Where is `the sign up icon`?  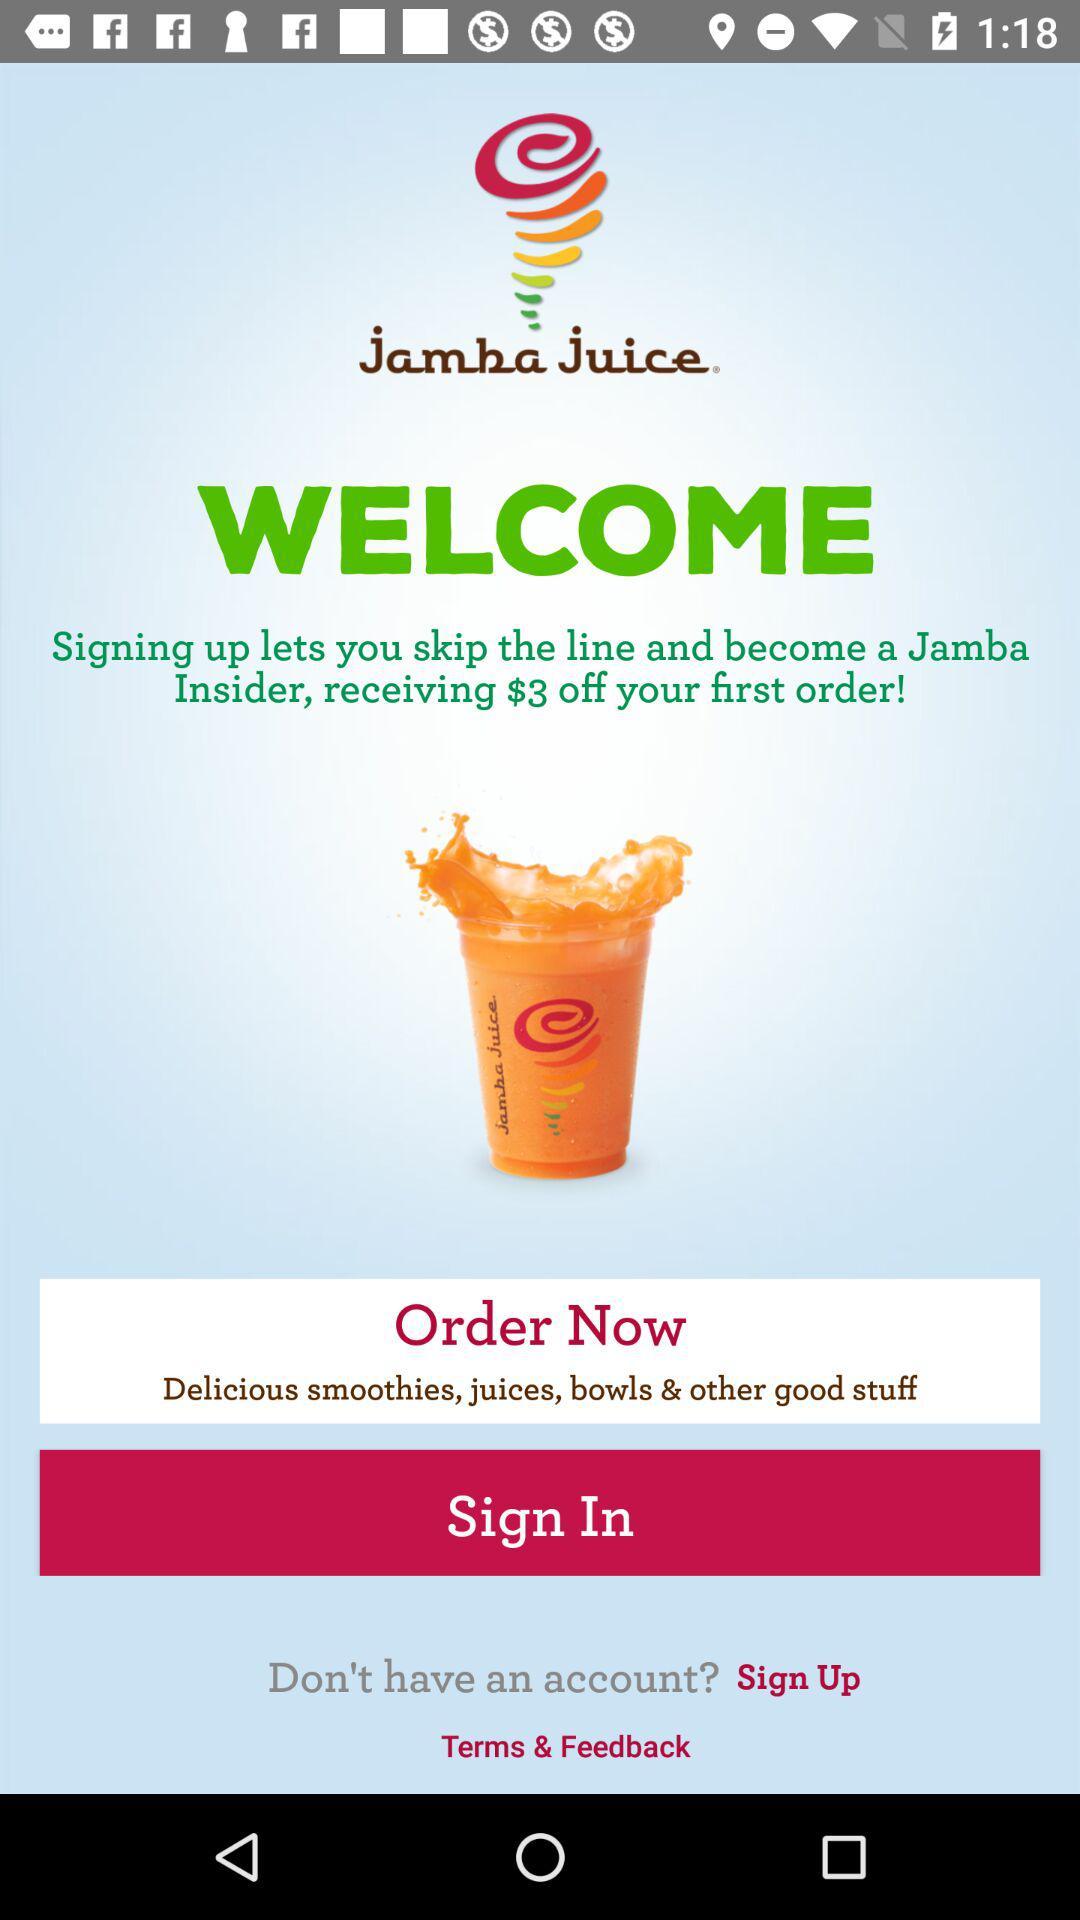
the sign up icon is located at coordinates (797, 1673).